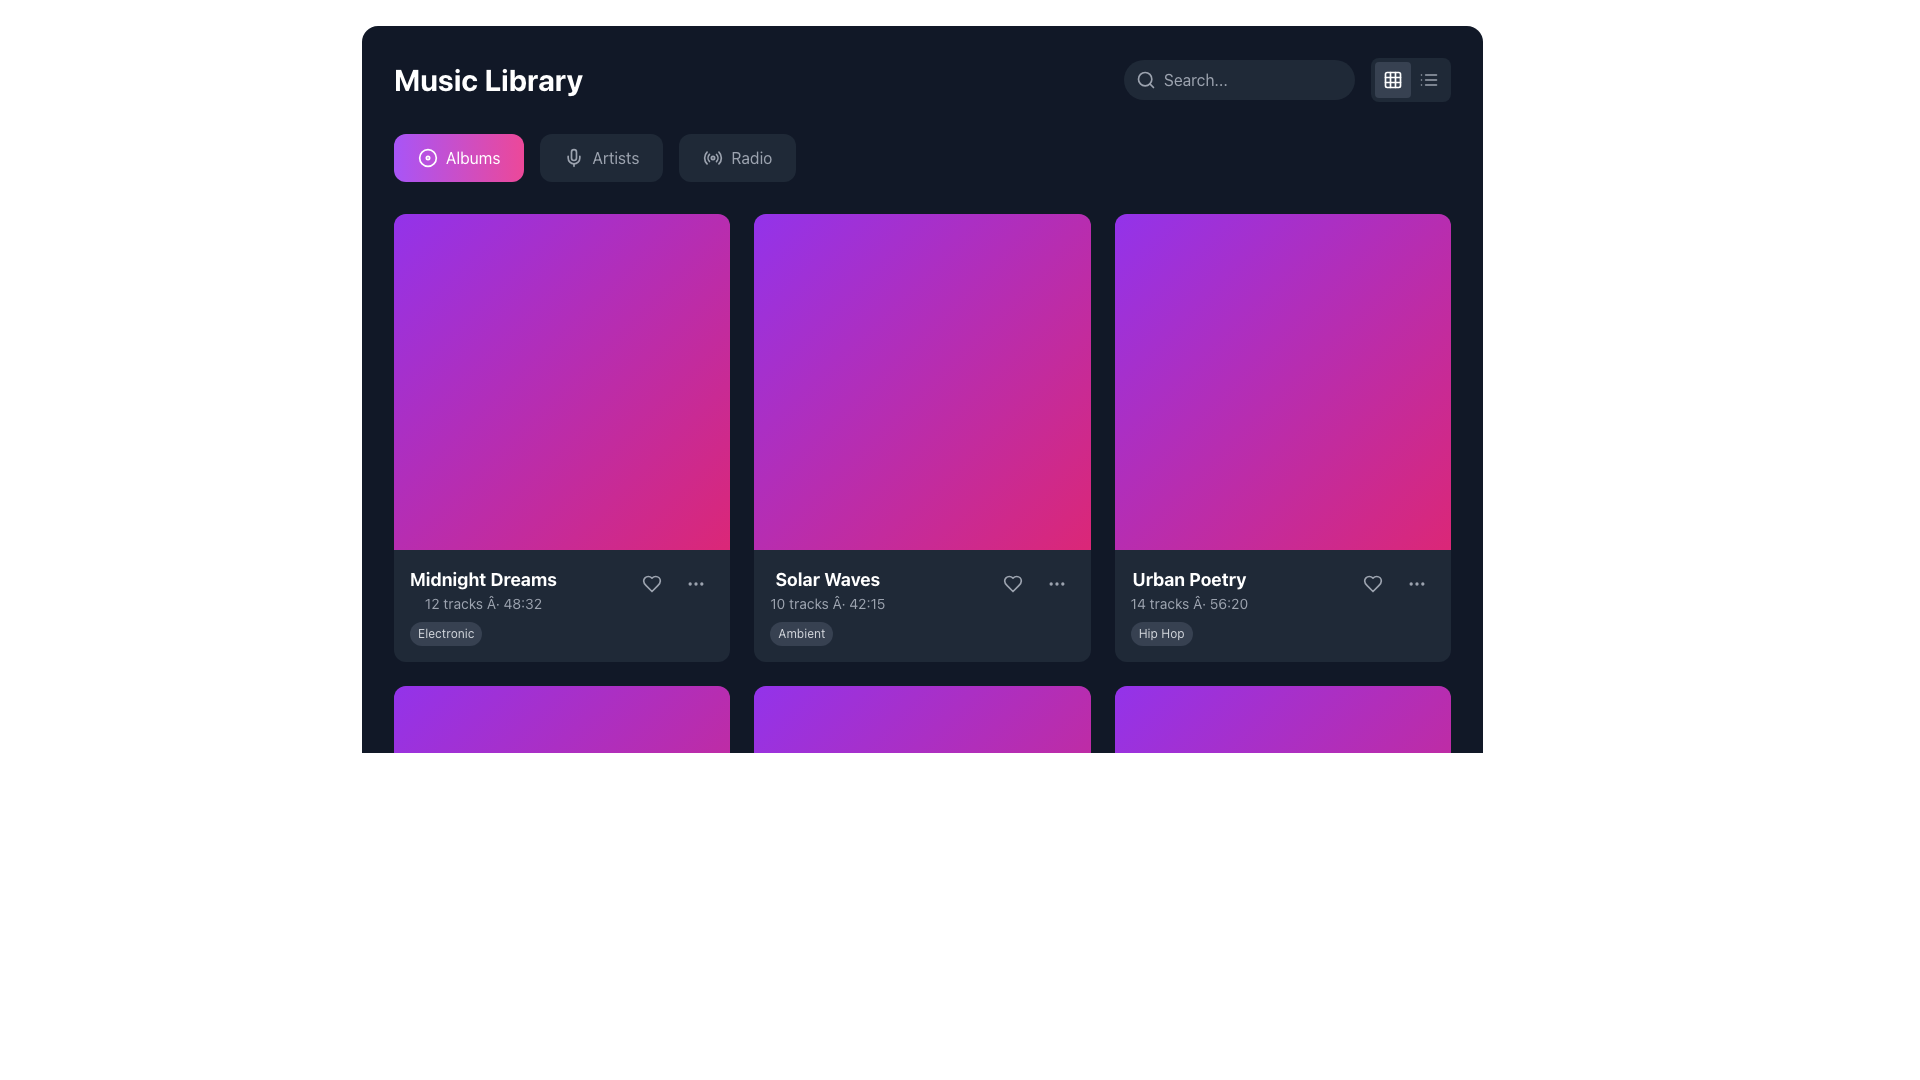 The width and height of the screenshot is (1920, 1080). What do you see at coordinates (458, 157) in the screenshot?
I see `the navigation button for accessing albums in the music library interface` at bounding box center [458, 157].